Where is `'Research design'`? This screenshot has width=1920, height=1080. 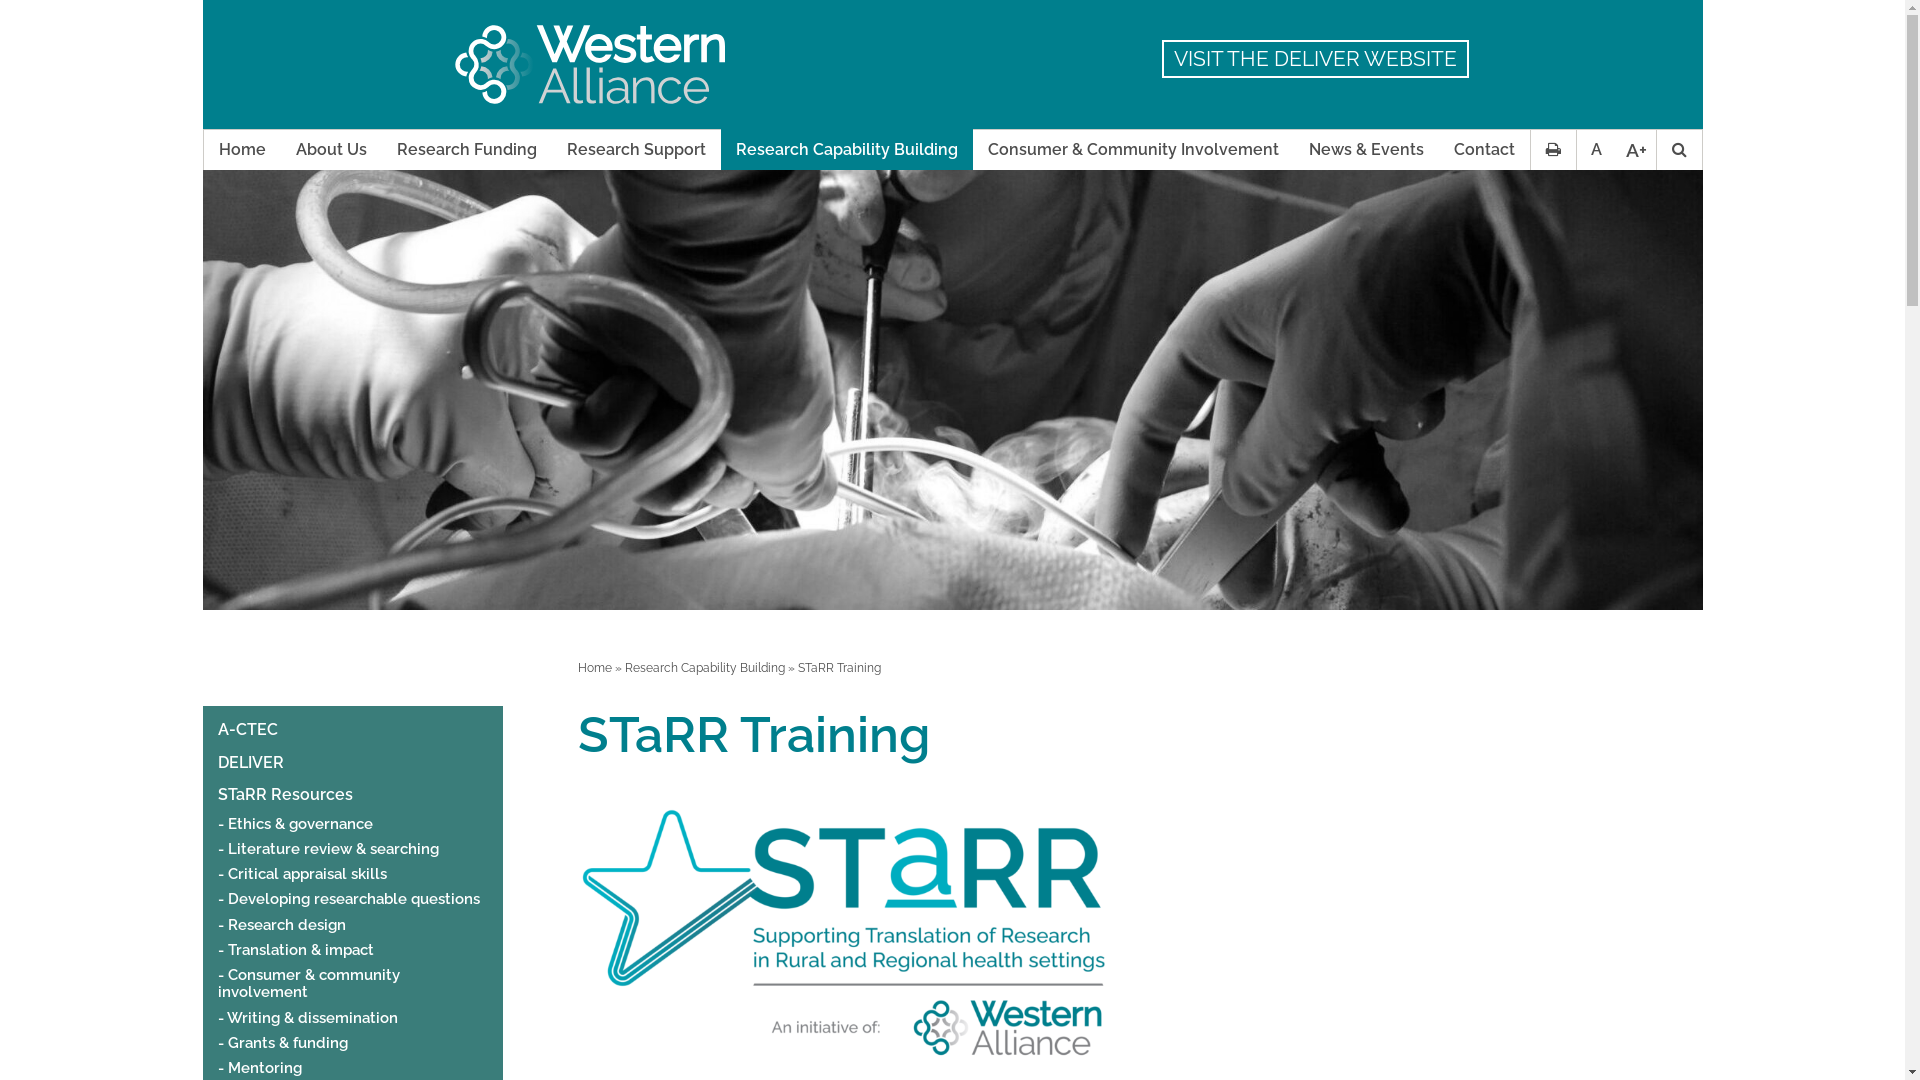 'Research design' is located at coordinates (281, 925).